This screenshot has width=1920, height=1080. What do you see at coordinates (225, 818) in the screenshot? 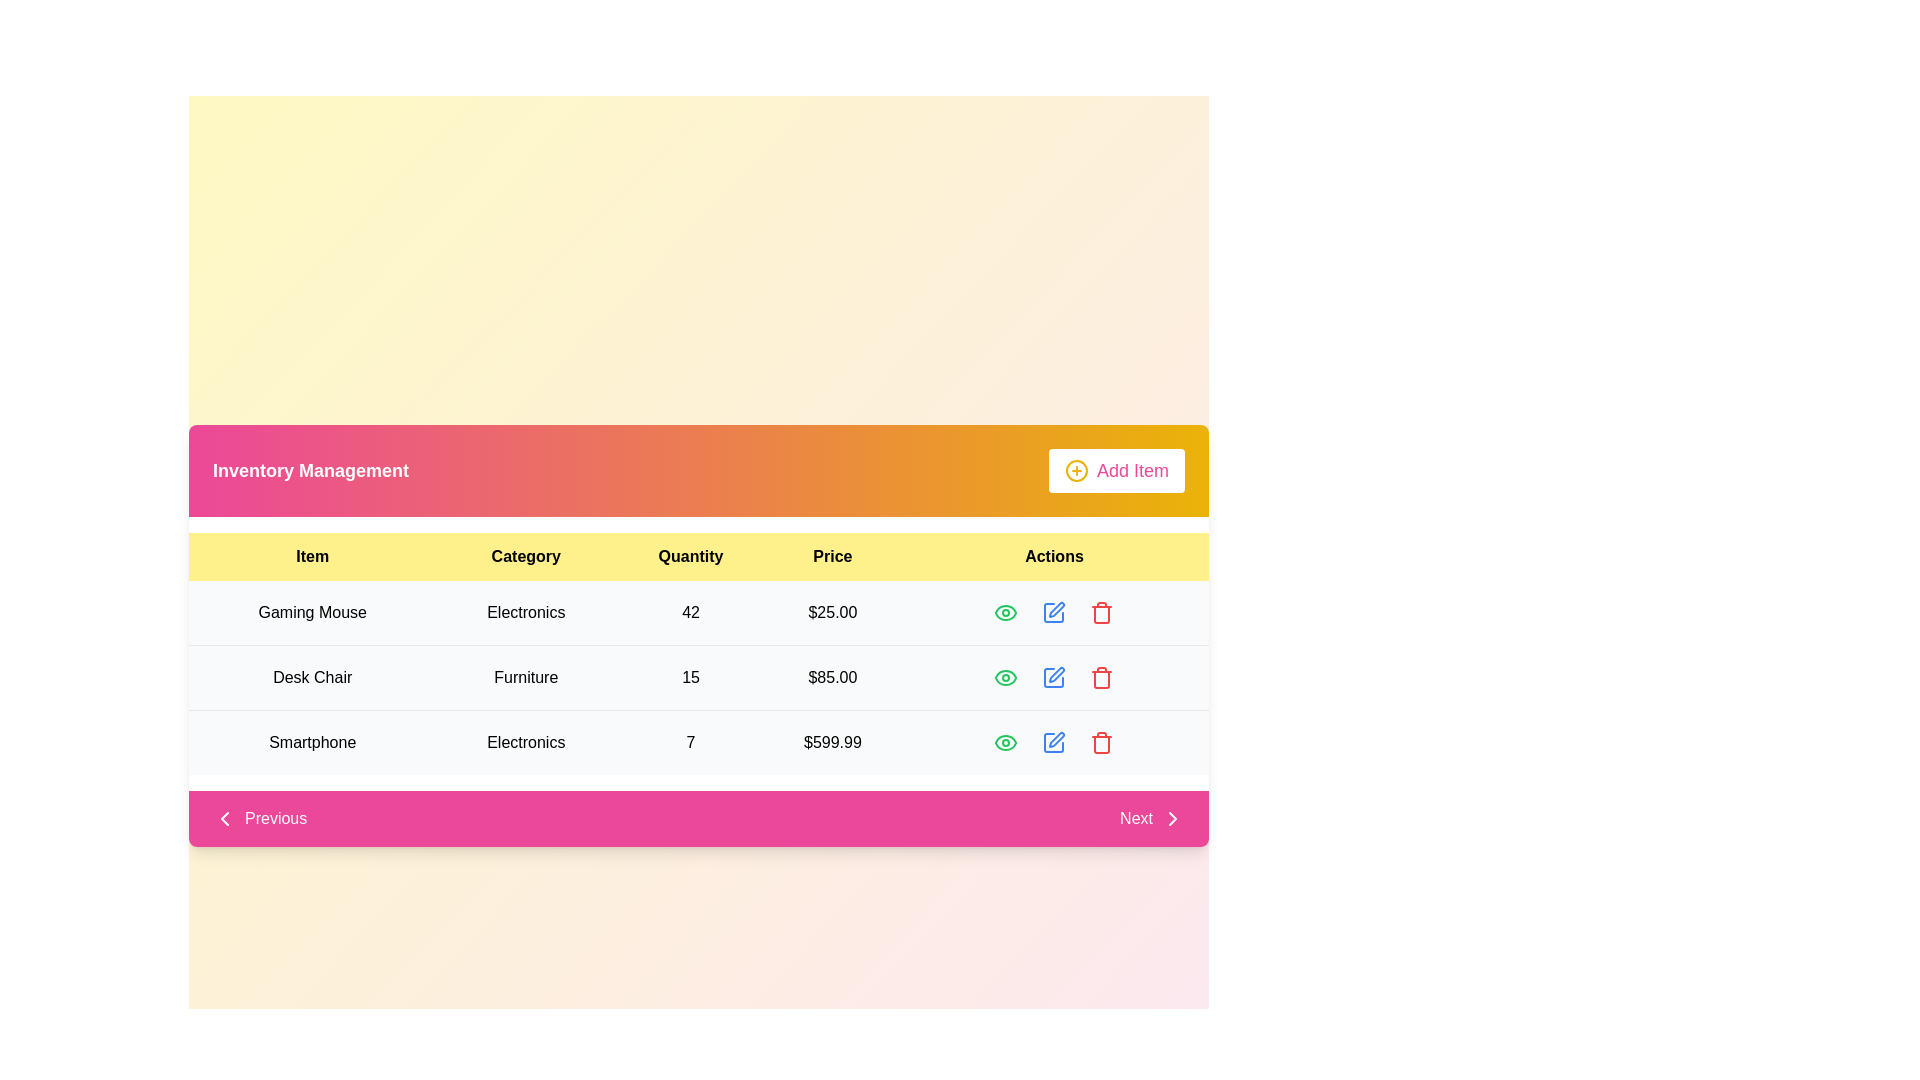
I see `the chevron arrow SVG element representing the action to move to the previous page, located within the 'Previous' button at the bottom-left corner of the interface` at bounding box center [225, 818].